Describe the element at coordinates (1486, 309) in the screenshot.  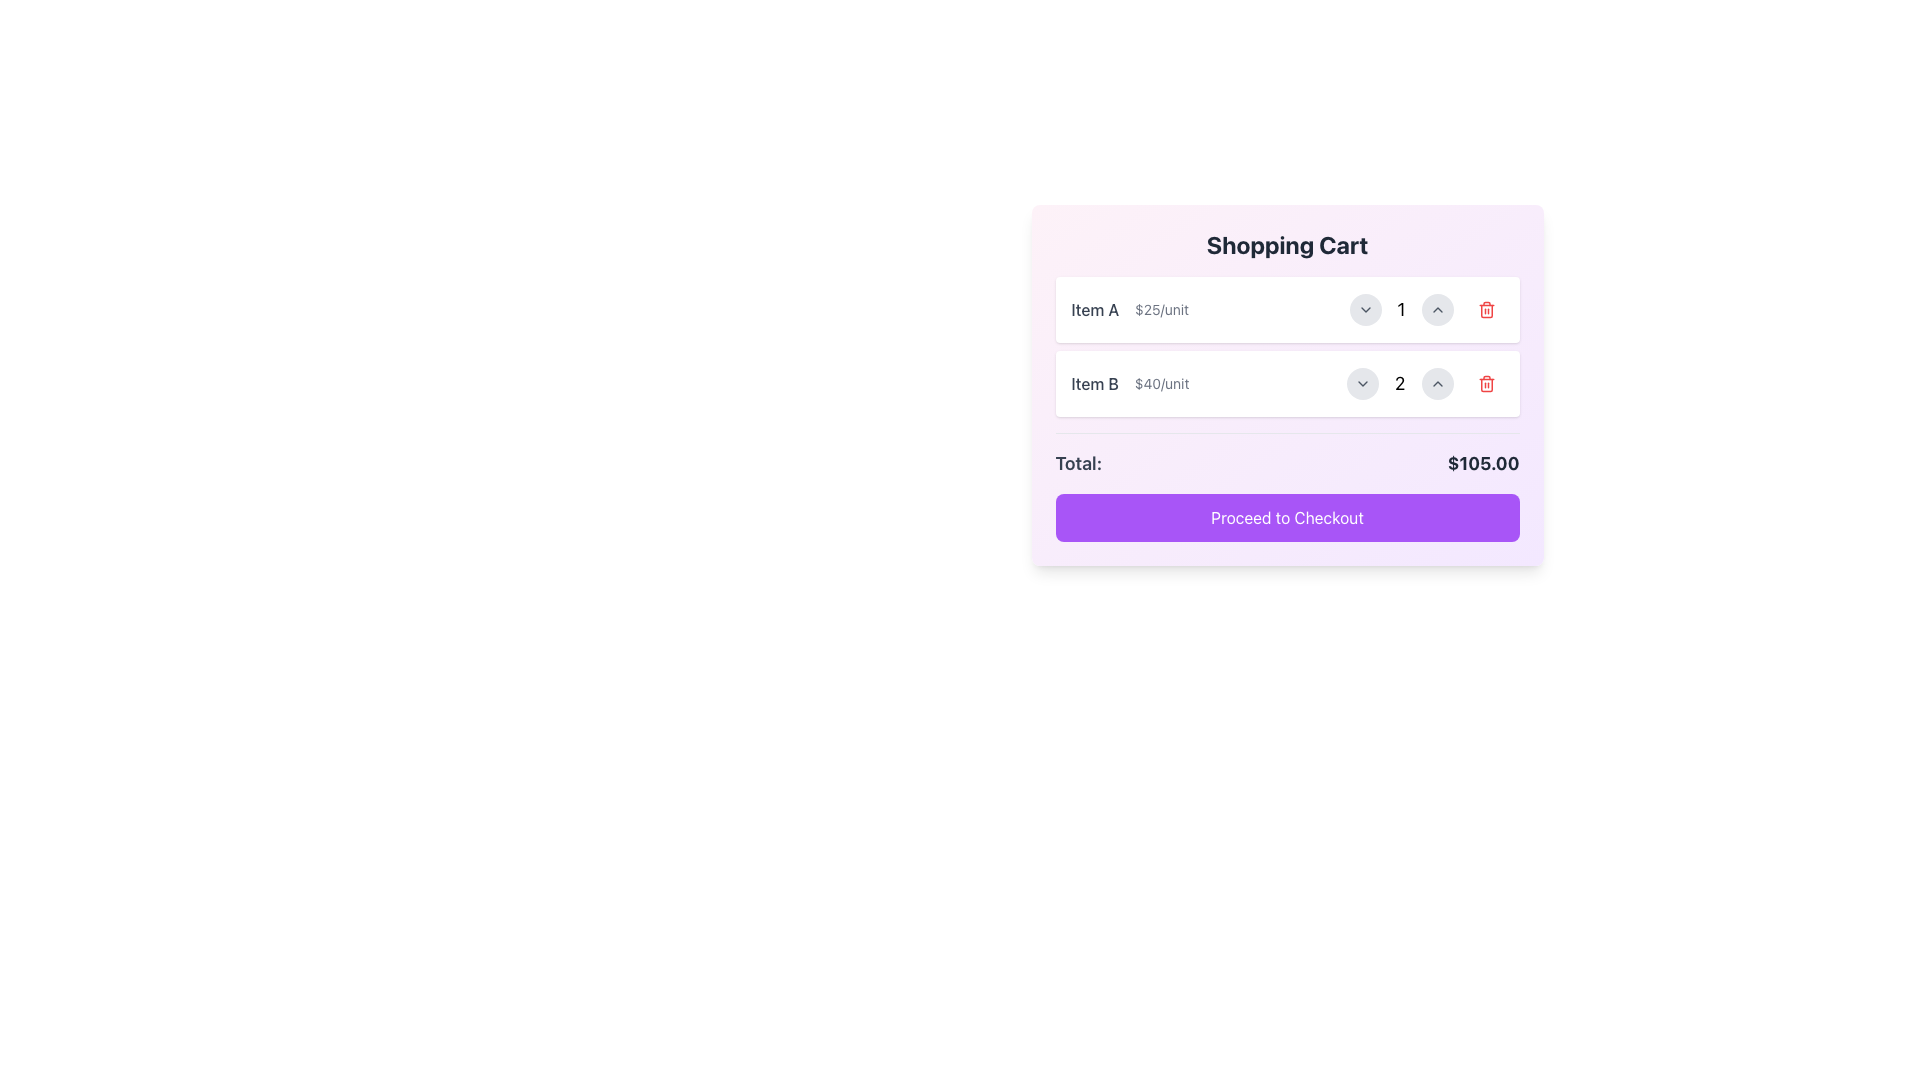
I see `the red trash icon button, which is located on the right side of the shopping cart interface next to the quantity selector of Item A, to provide visual feedback` at that location.